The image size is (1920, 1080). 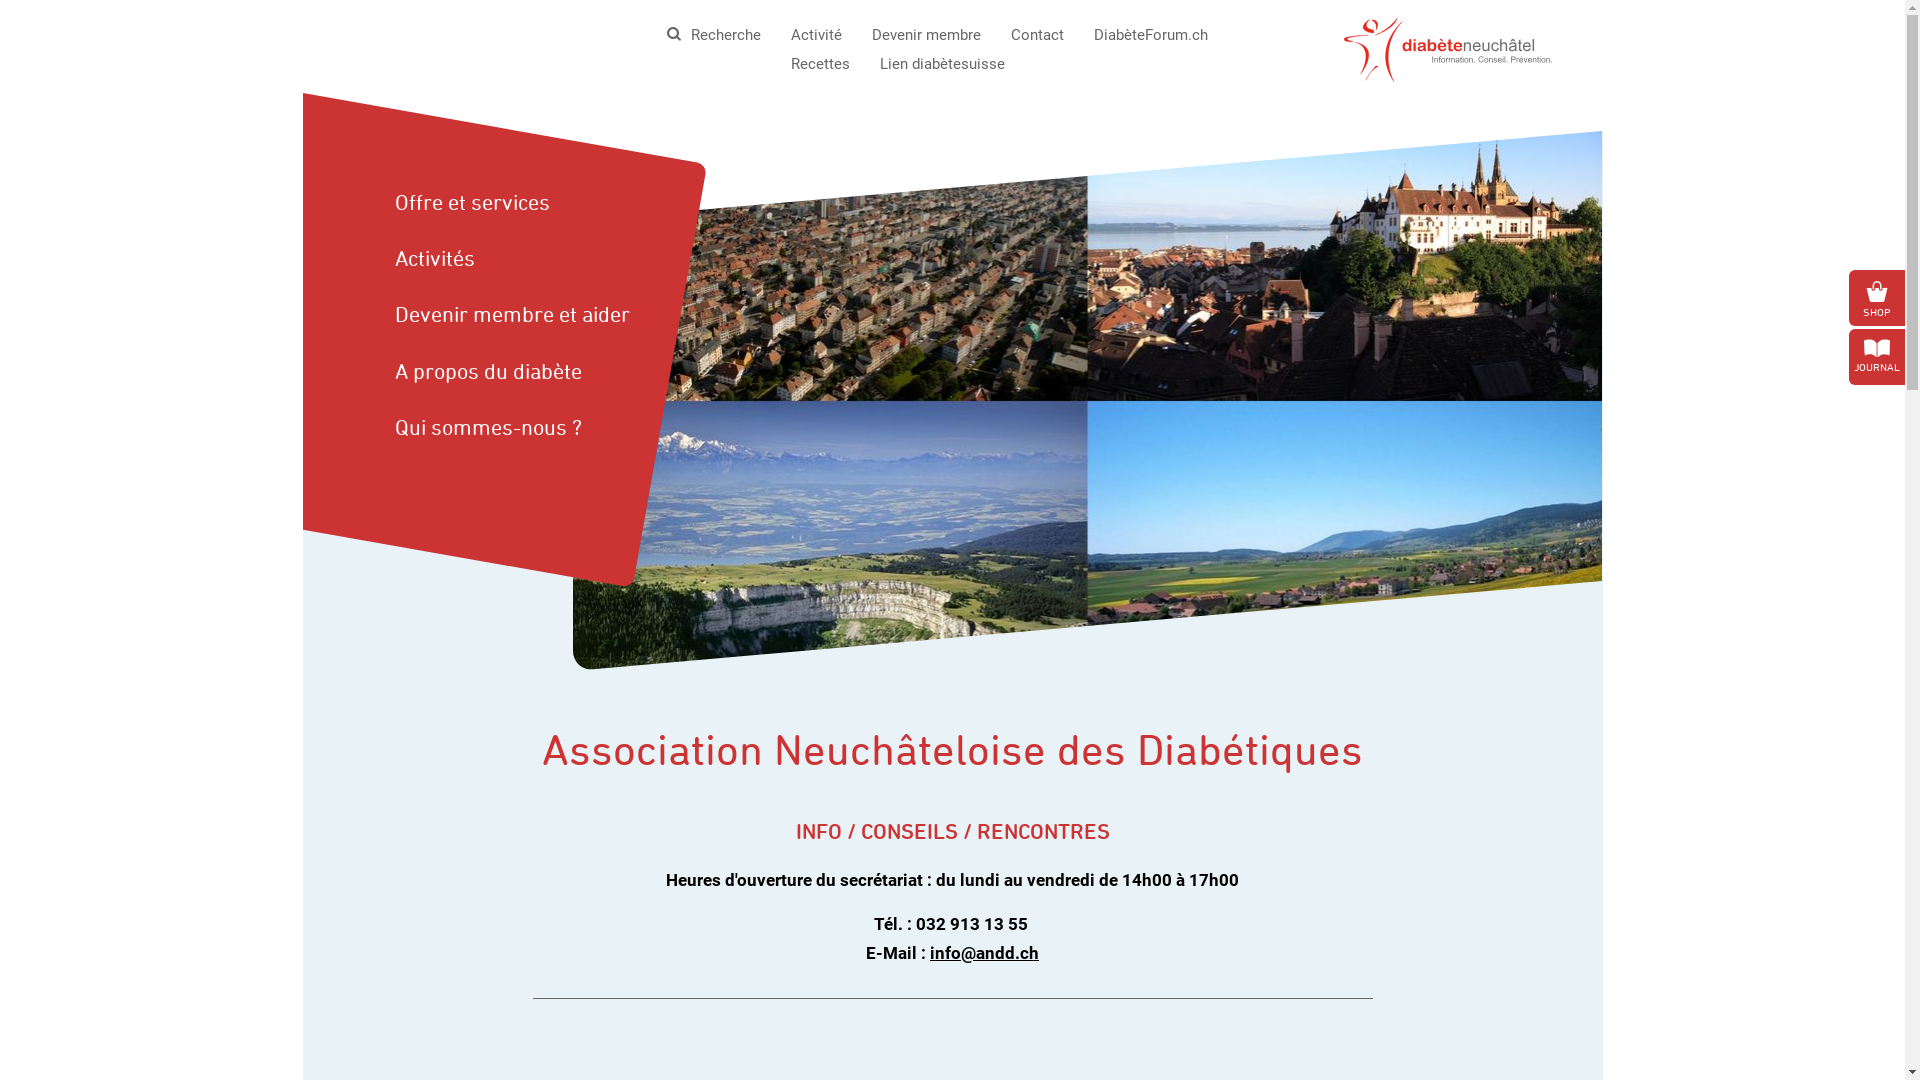 What do you see at coordinates (1875, 297) in the screenshot?
I see `'SHOP'` at bounding box center [1875, 297].